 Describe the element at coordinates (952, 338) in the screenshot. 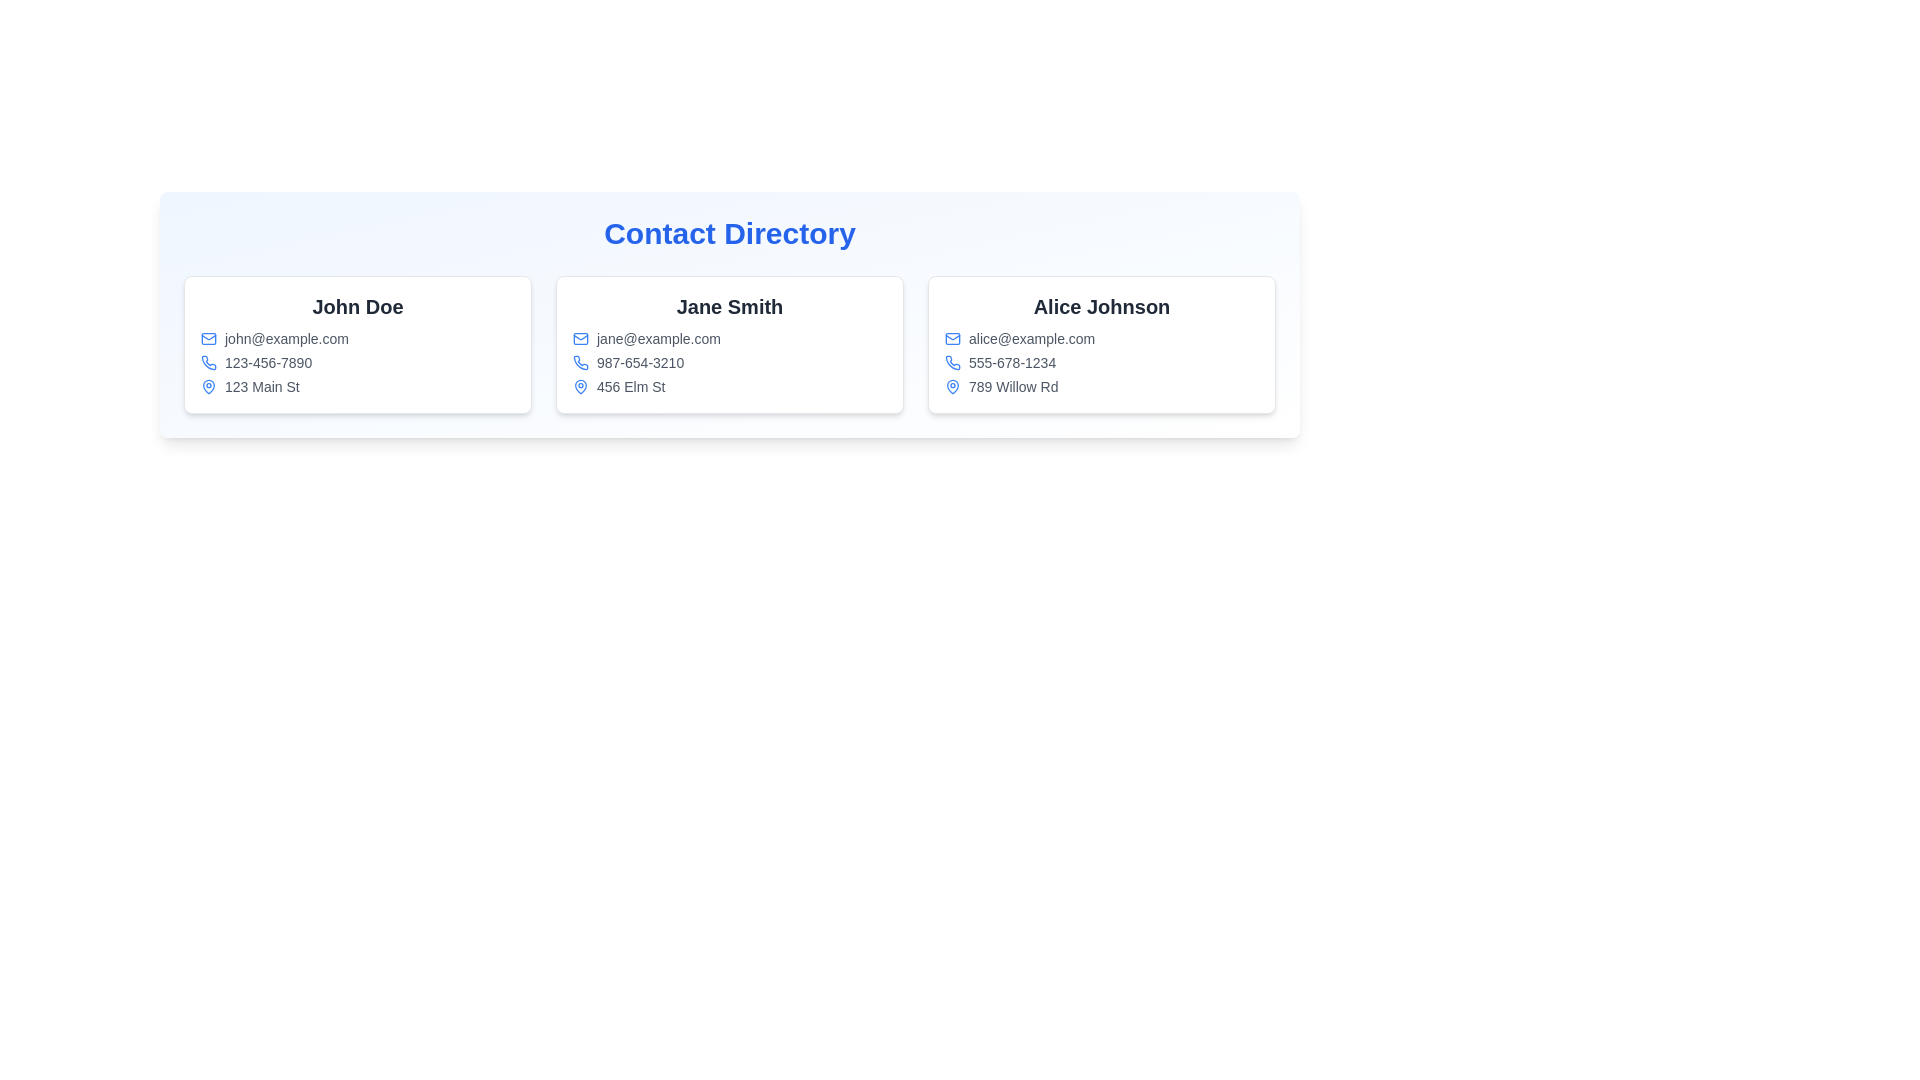

I see `the inner rectangle of the envelope icon representing the email contact method for 'Alice Johnson' in the third contact card of the 'Contact Directory' section` at that location.